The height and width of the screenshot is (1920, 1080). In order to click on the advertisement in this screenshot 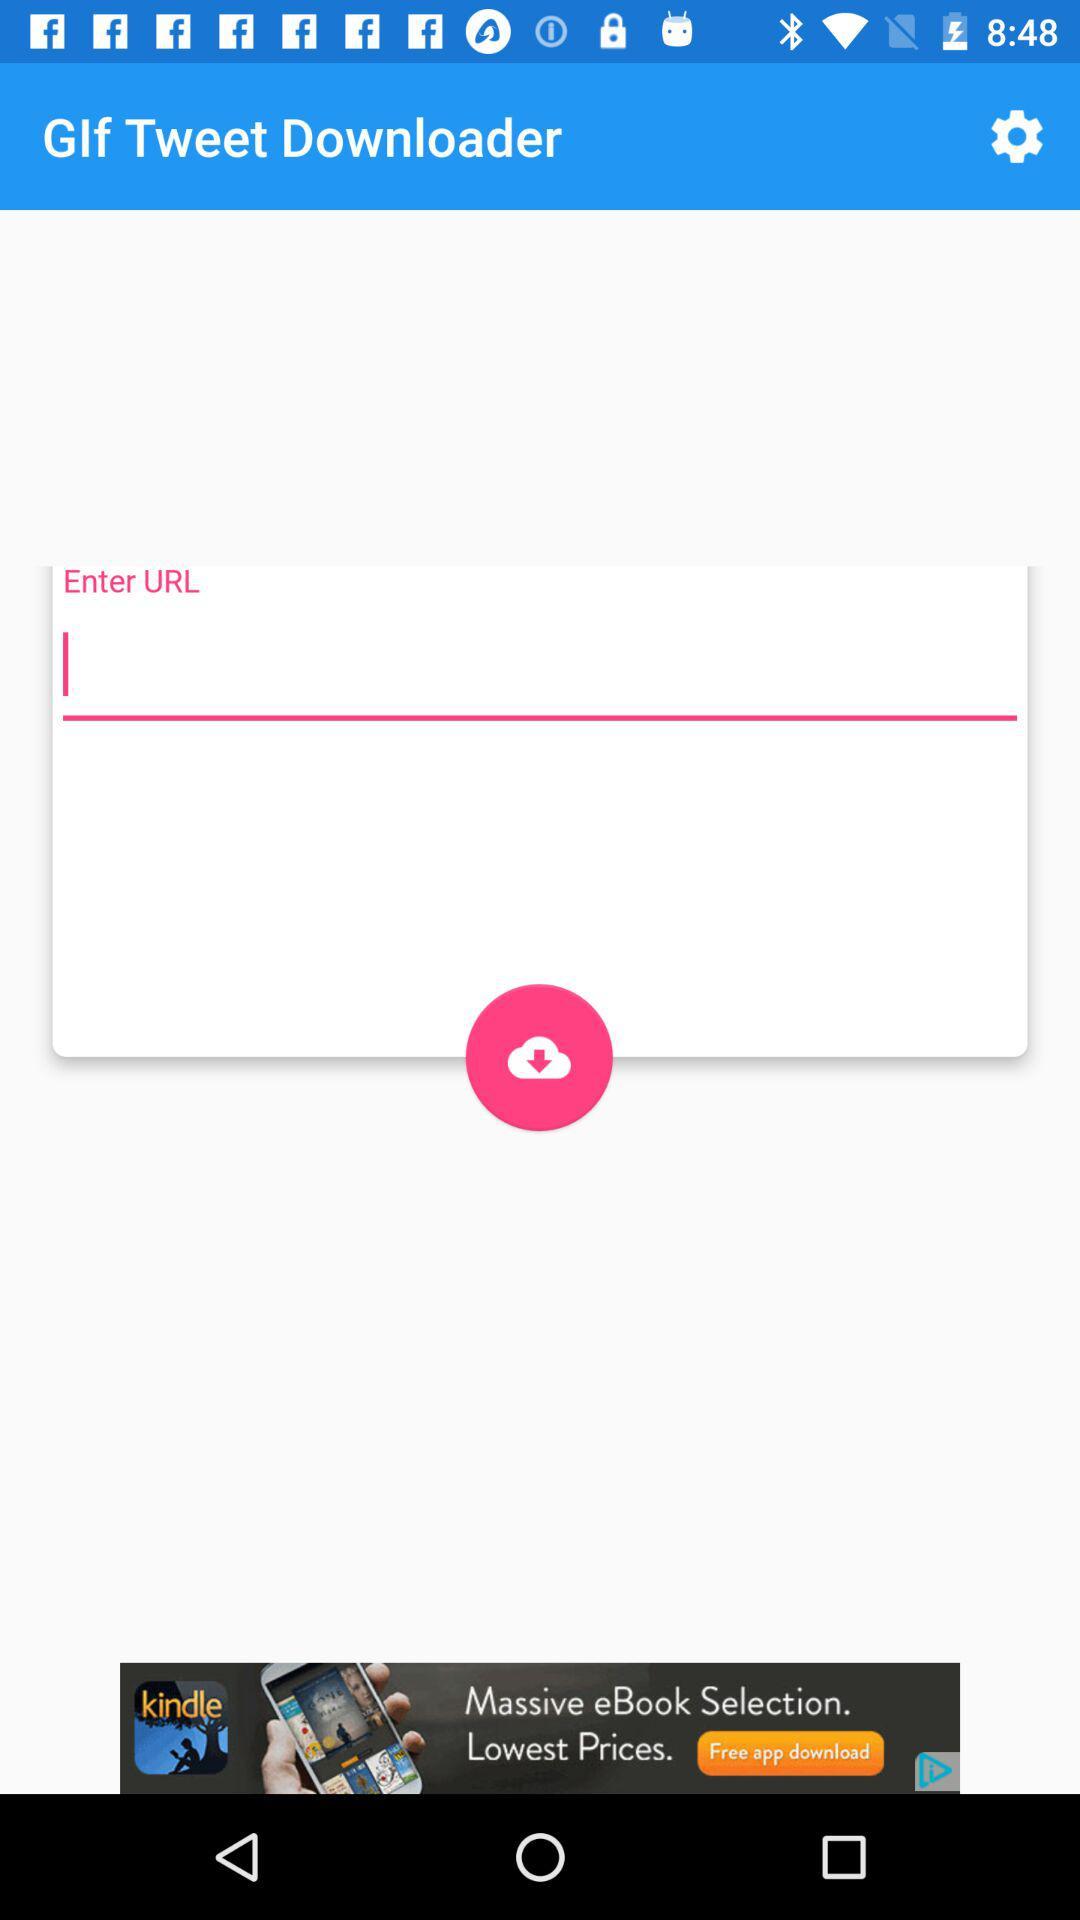, I will do `click(540, 1727)`.